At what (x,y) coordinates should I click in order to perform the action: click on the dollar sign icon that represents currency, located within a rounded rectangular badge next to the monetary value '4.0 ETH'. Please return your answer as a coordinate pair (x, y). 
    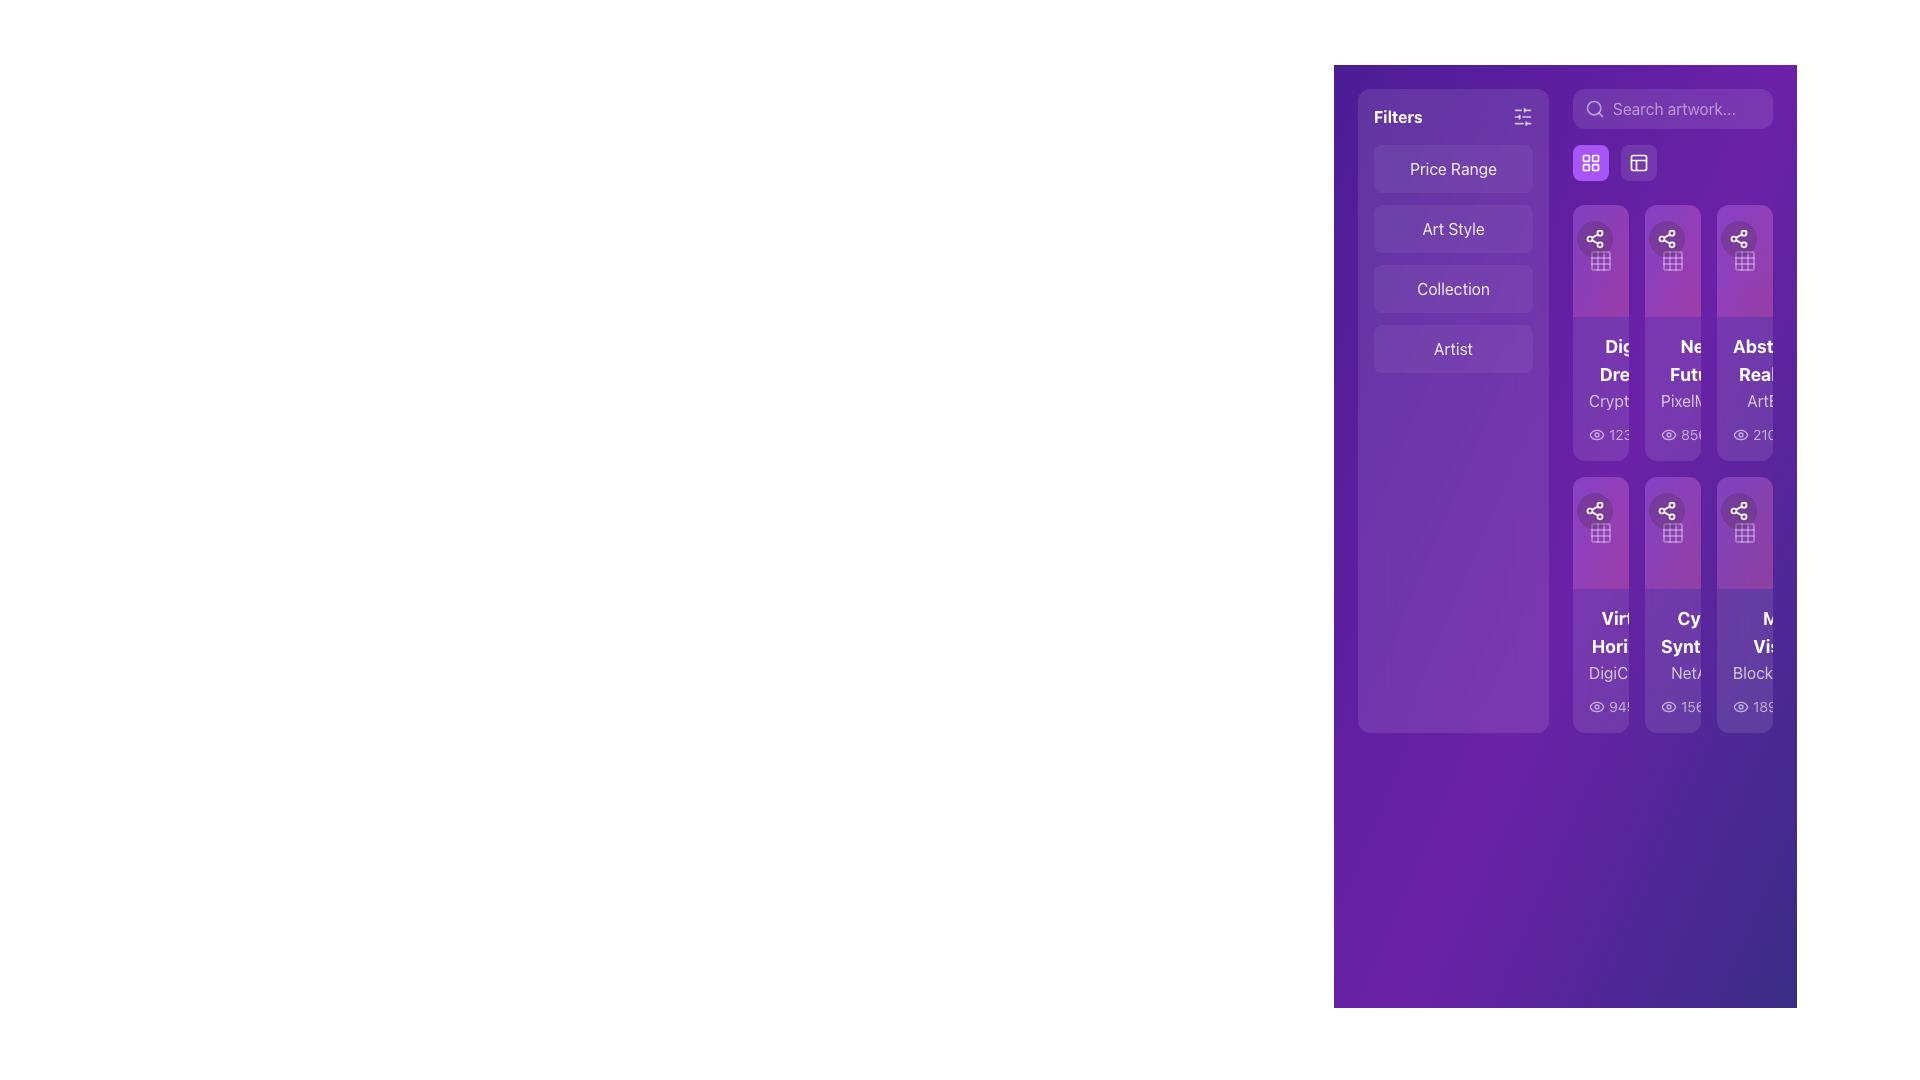
    Looking at the image, I should click on (1763, 632).